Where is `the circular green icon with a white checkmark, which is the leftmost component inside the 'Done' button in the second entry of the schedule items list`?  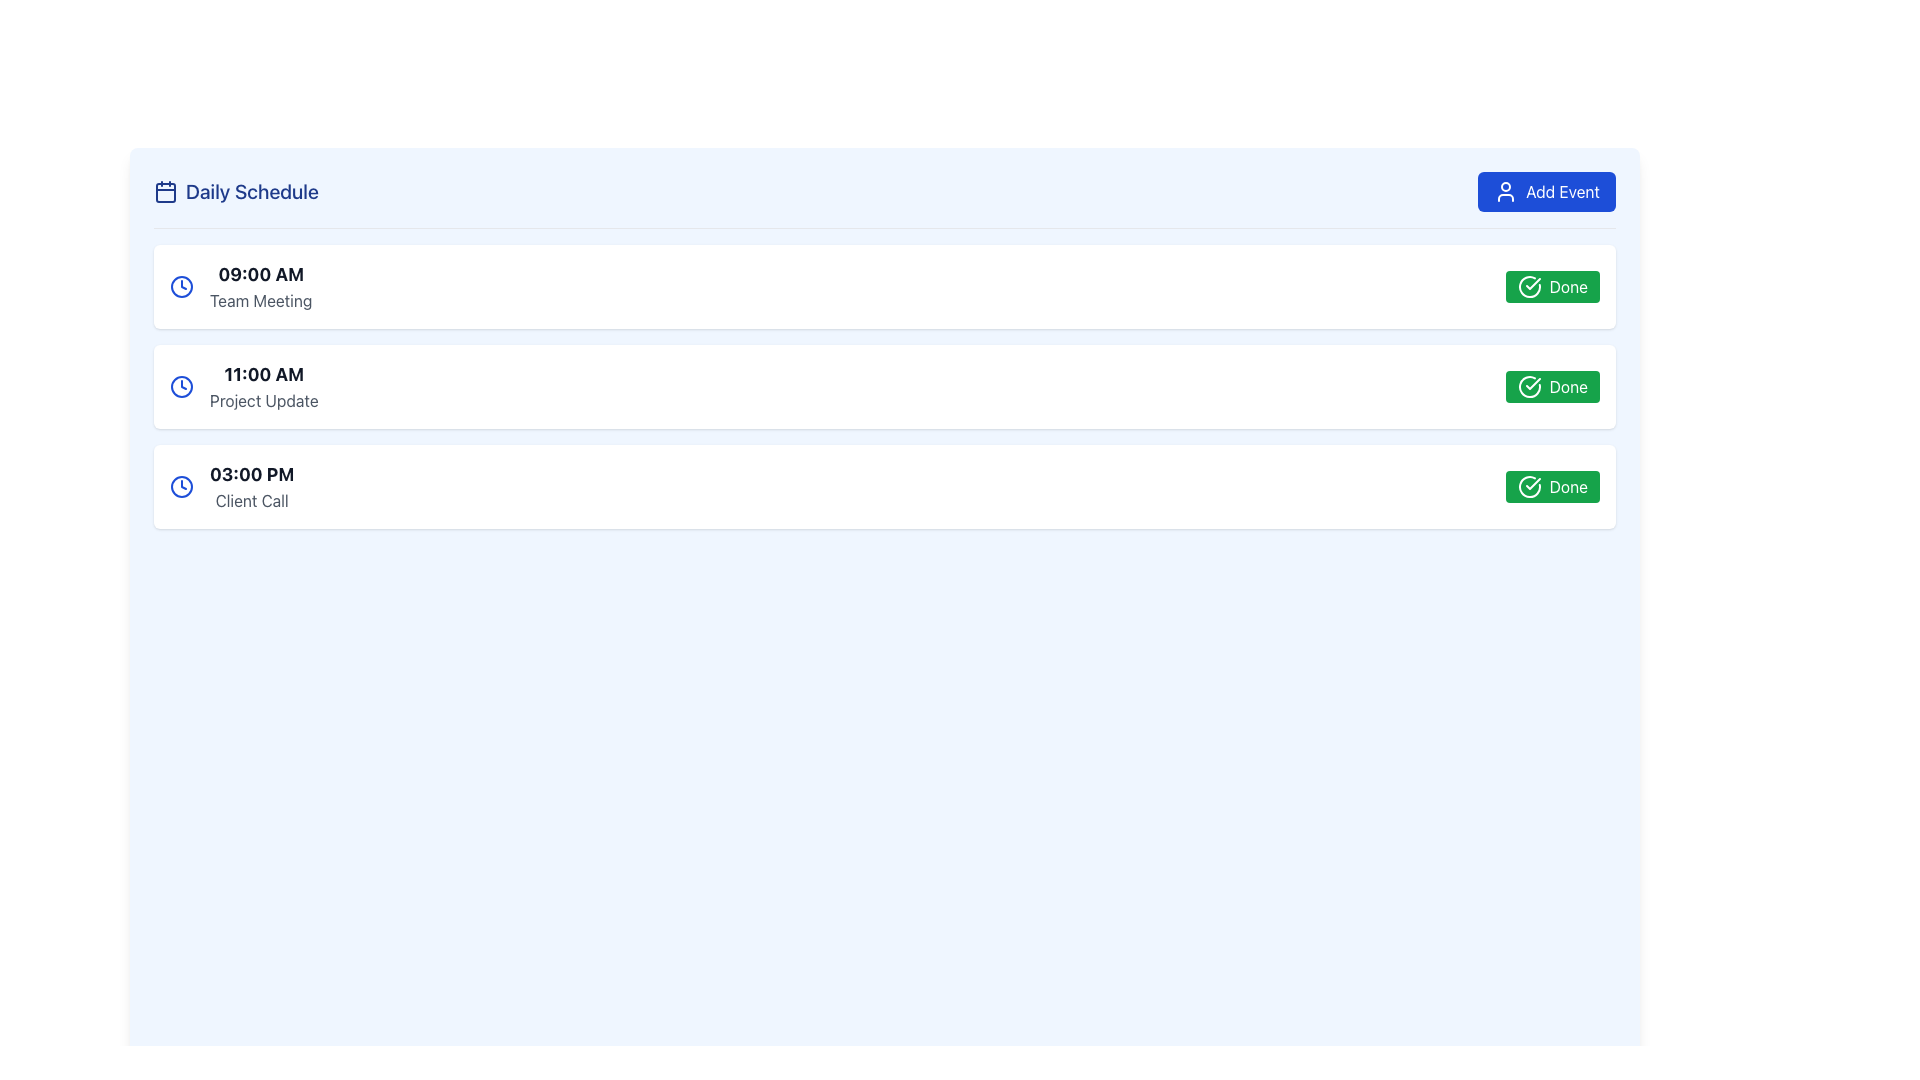
the circular green icon with a white checkmark, which is the leftmost component inside the 'Done' button in the second entry of the schedule items list is located at coordinates (1528, 286).